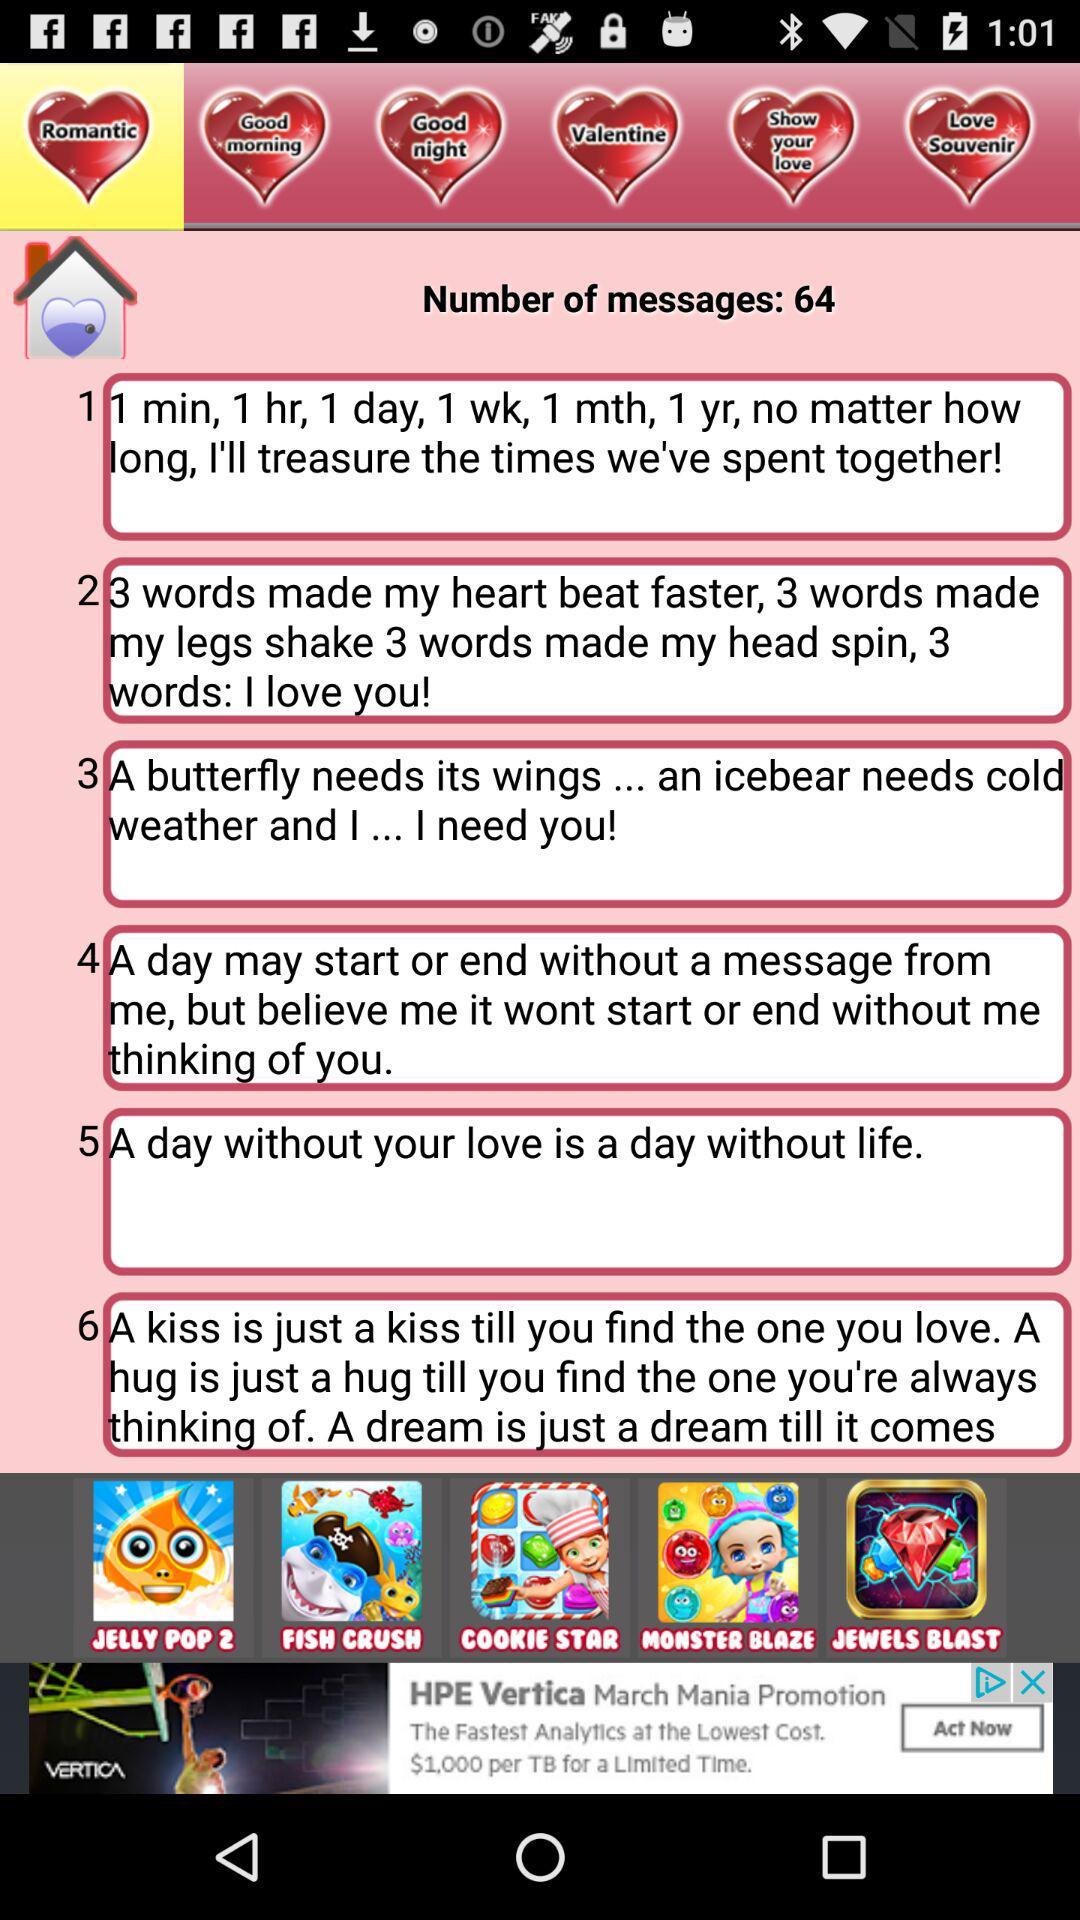  I want to click on the email icon, so click(916, 1678).